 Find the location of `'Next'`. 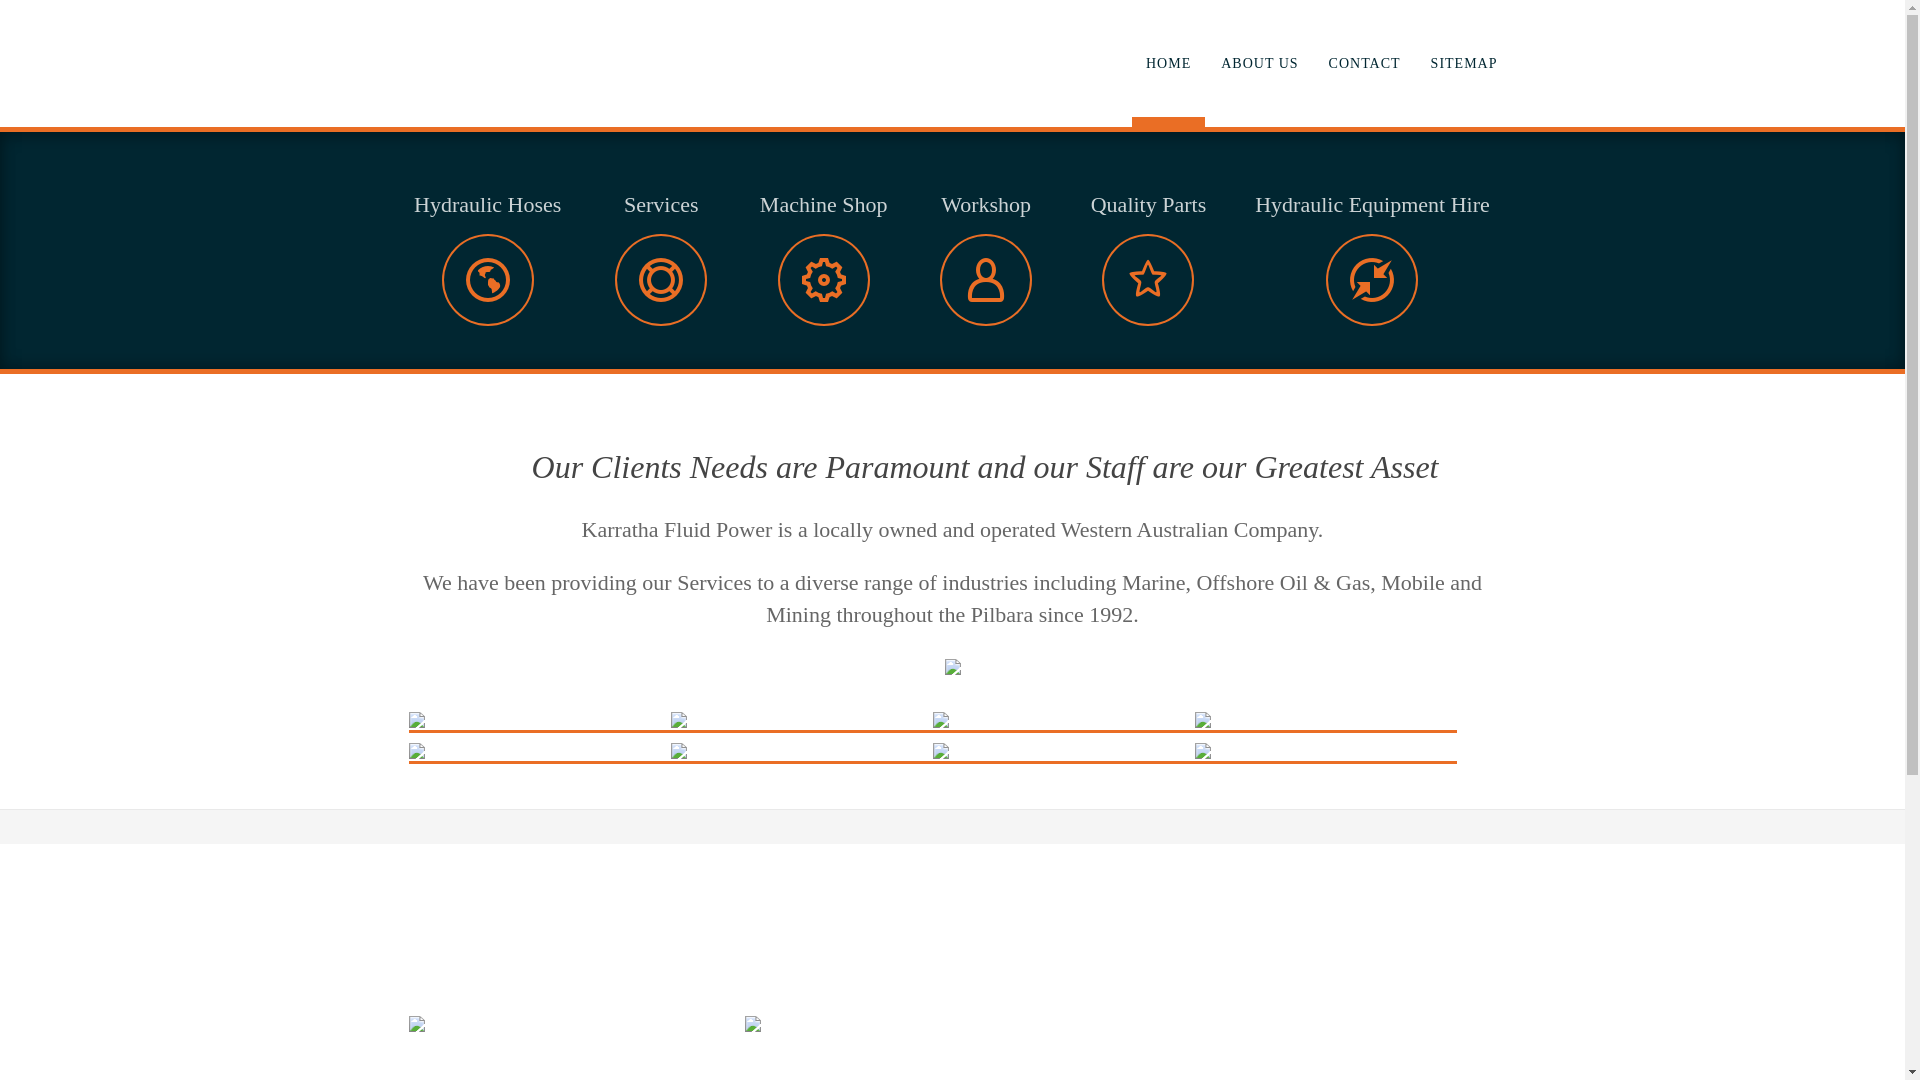

'Next' is located at coordinates (1861, 66).